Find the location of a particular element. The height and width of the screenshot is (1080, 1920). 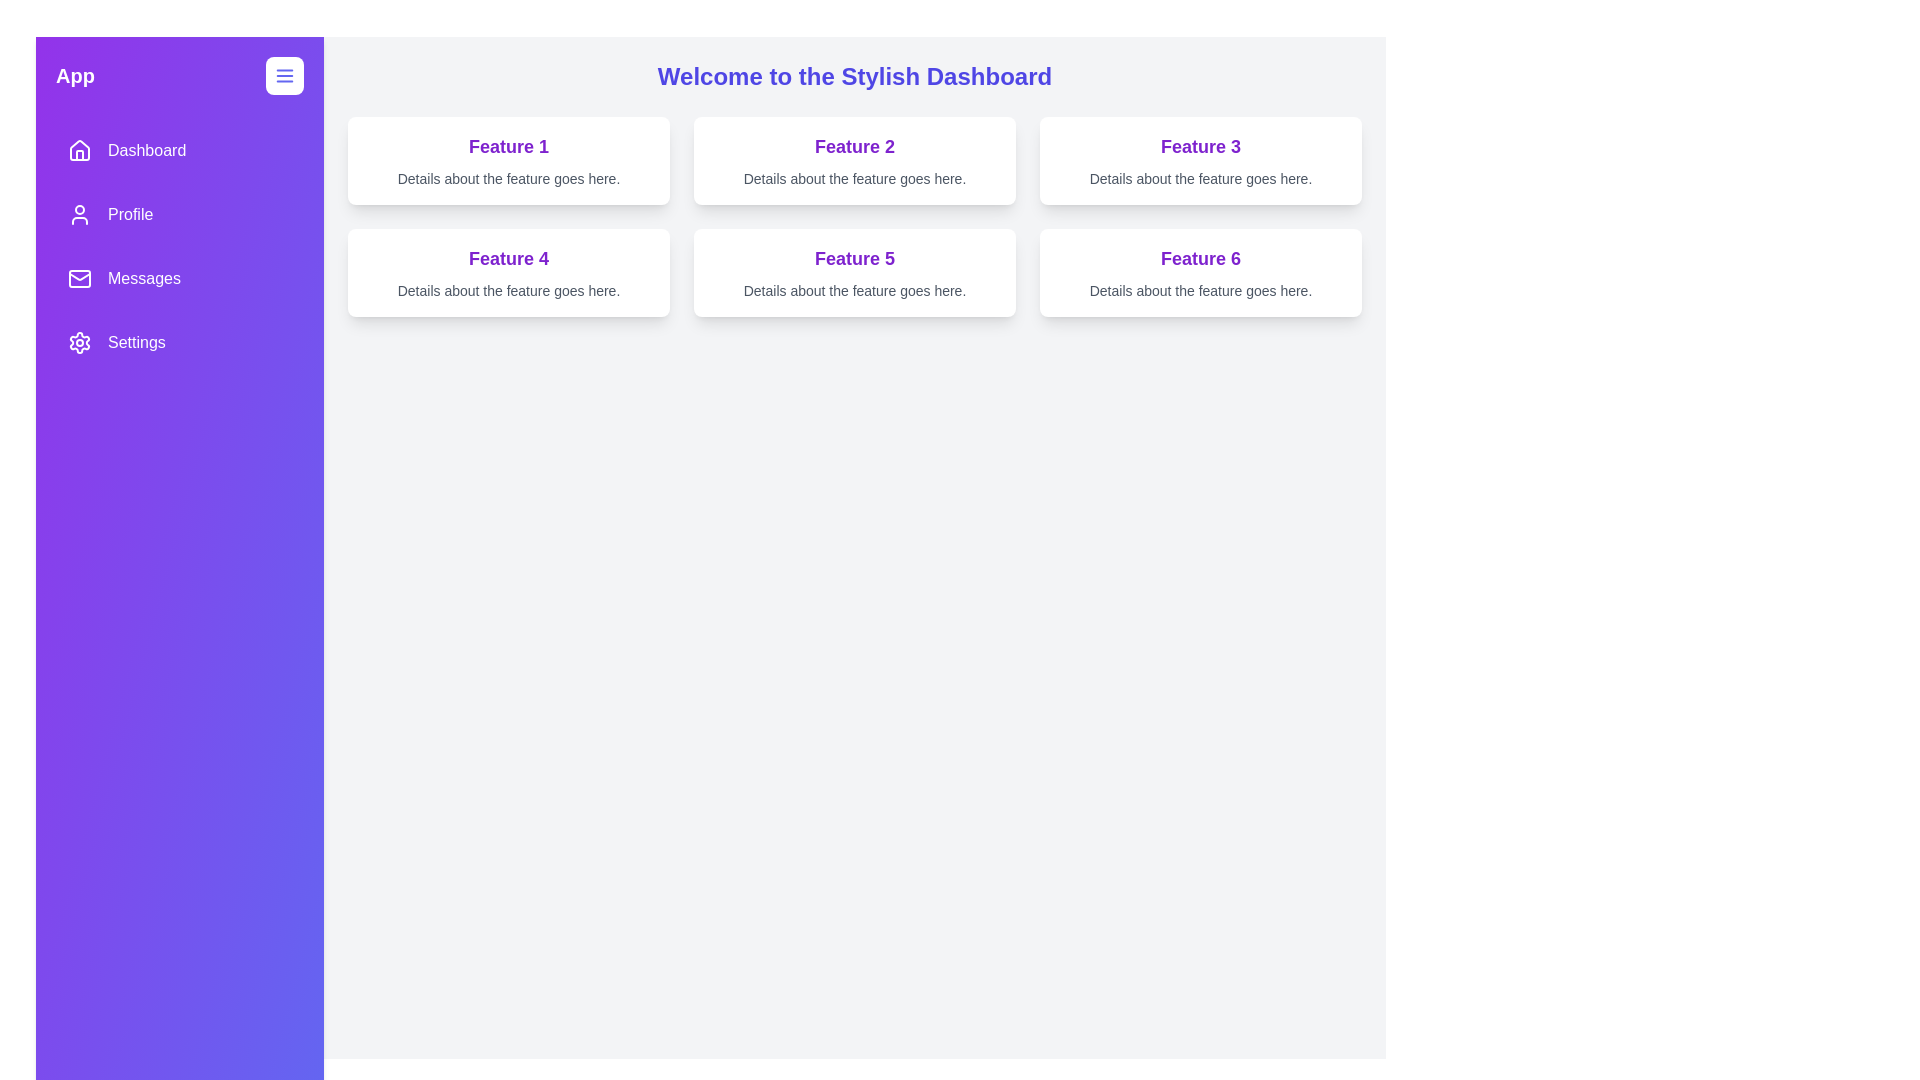

the bold, large purple text label reading 'Feature 4' that is located at the top of the second feature card in the grid is located at coordinates (508, 257).